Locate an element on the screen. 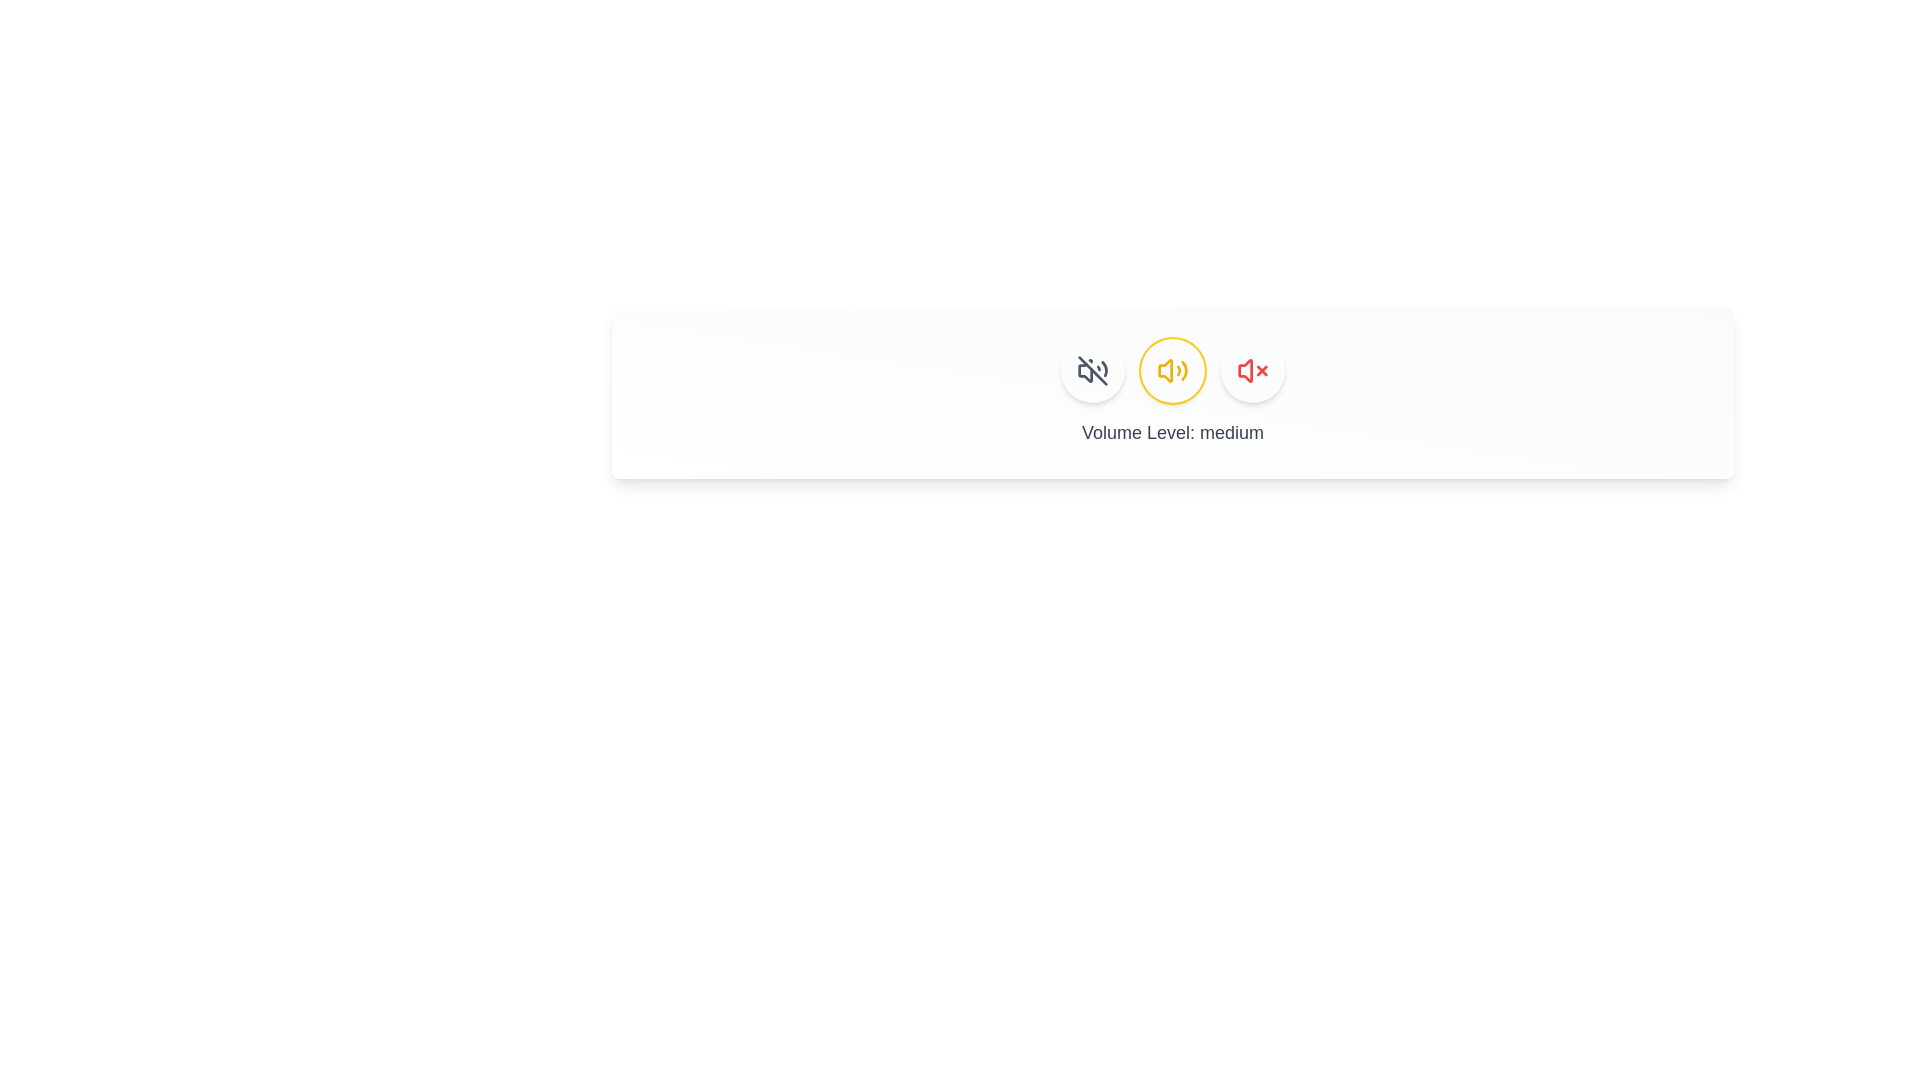  the button corresponding to medium to observe hover effects is located at coordinates (1172, 370).